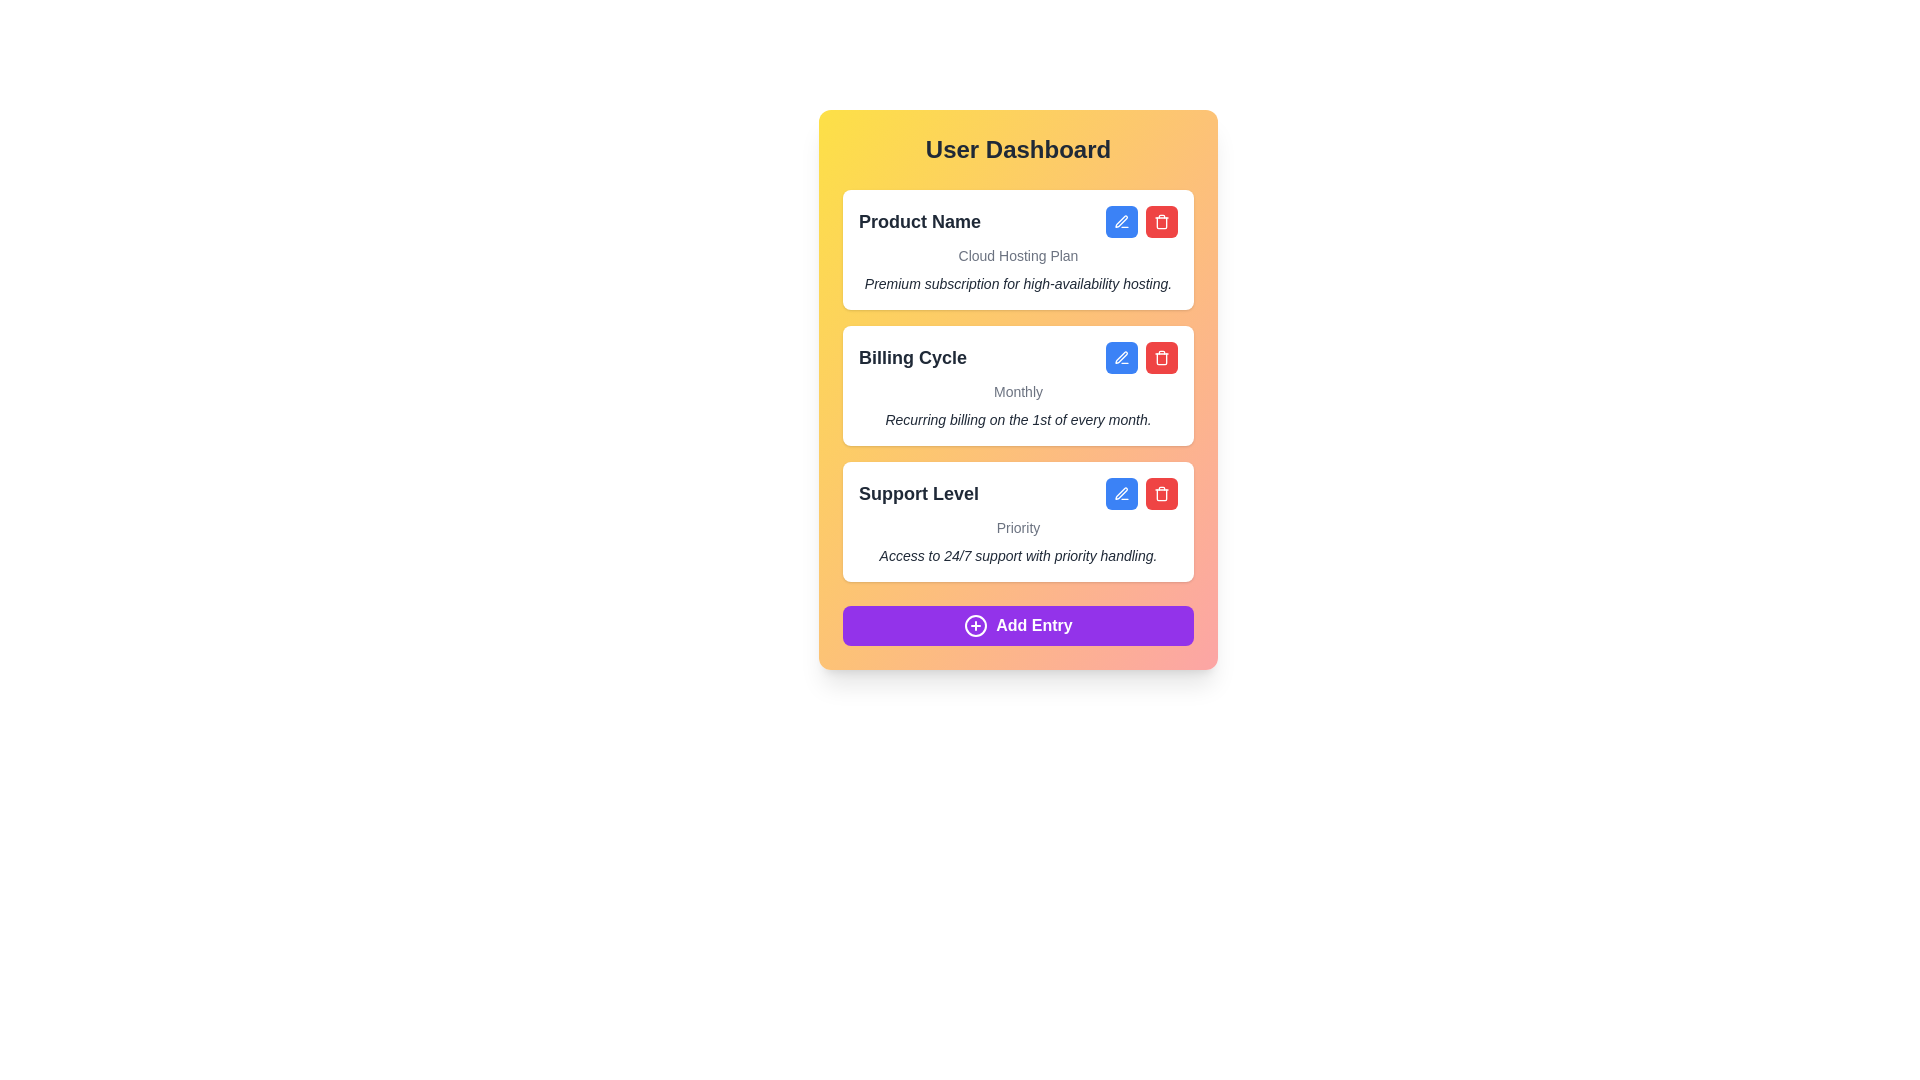 This screenshot has width=1920, height=1080. What do you see at coordinates (1018, 284) in the screenshot?
I see `the static text displaying 'Premium subscription for high-availability hosting.' which is styled in italic and located beneath the 'Cloud Hosting Plan' header` at bounding box center [1018, 284].